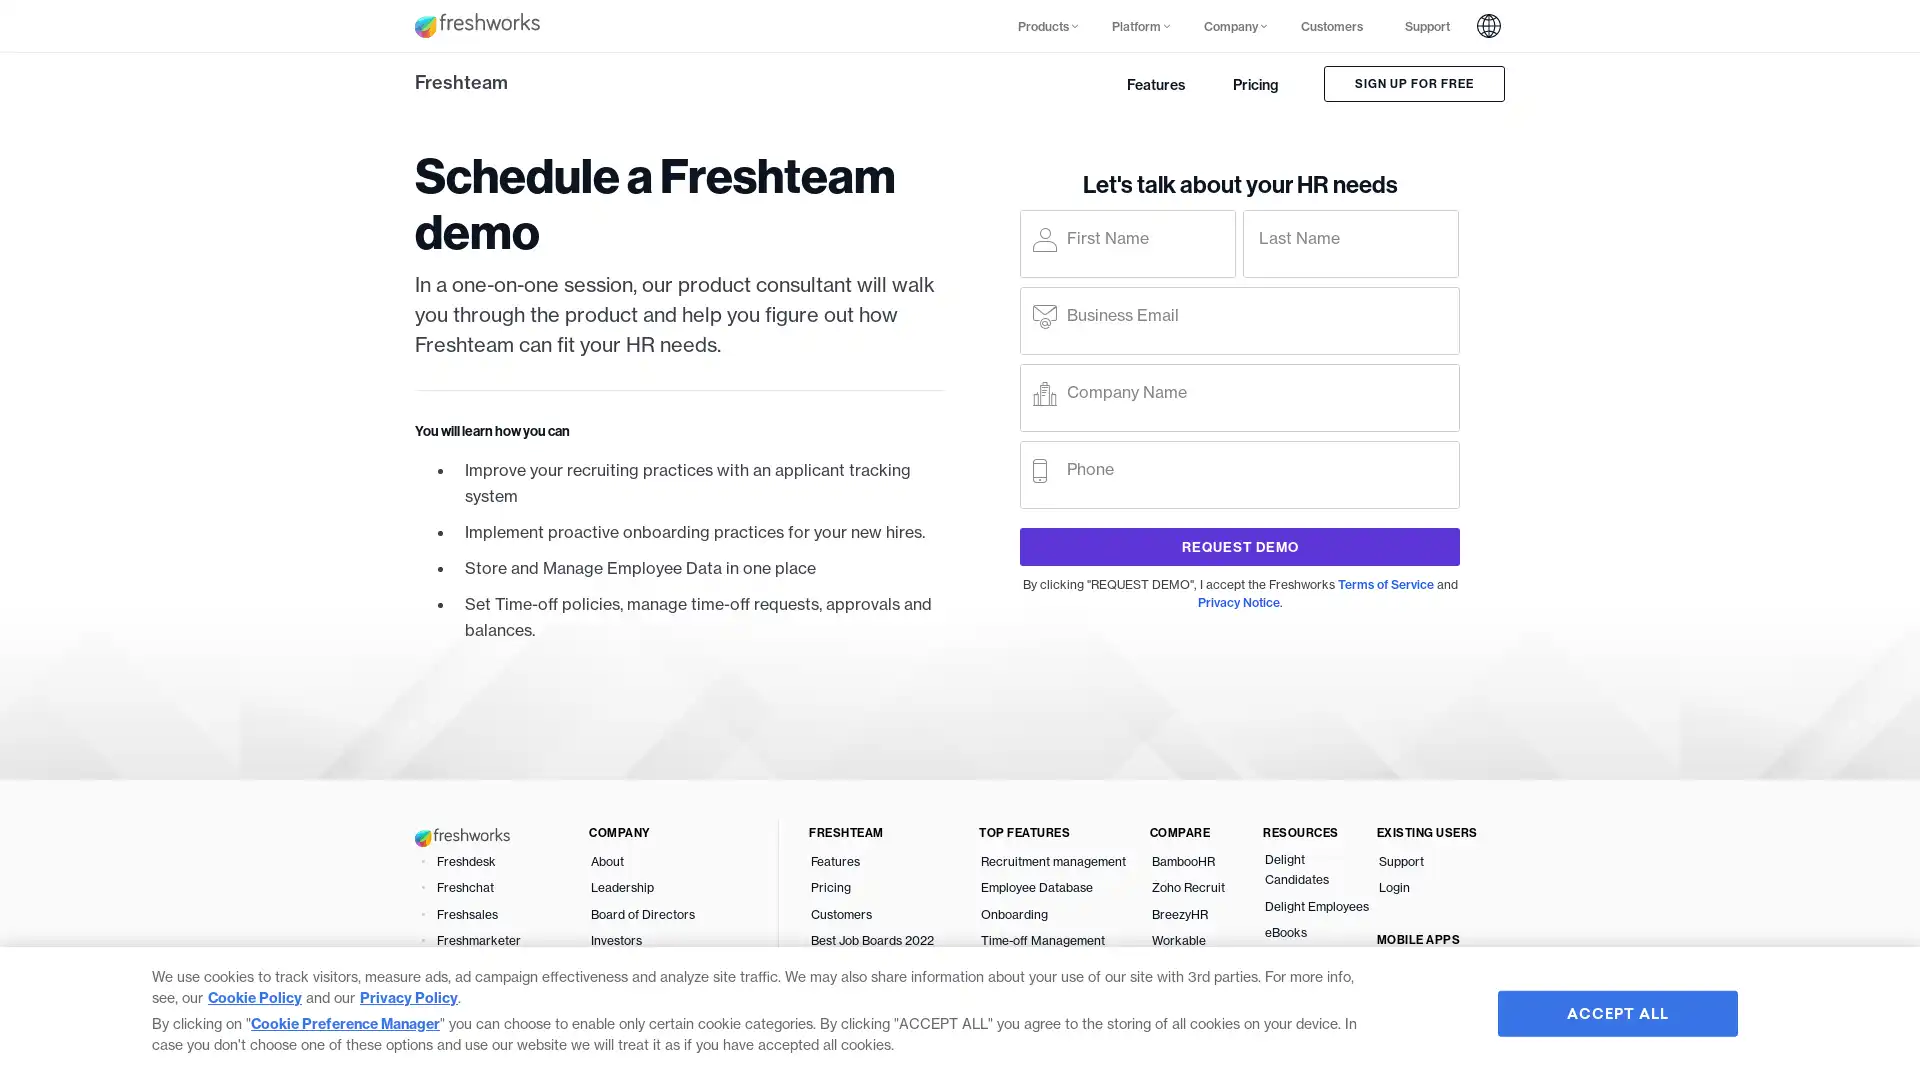  What do you see at coordinates (1063, 832) in the screenshot?
I see `TOP FEATURES` at bounding box center [1063, 832].